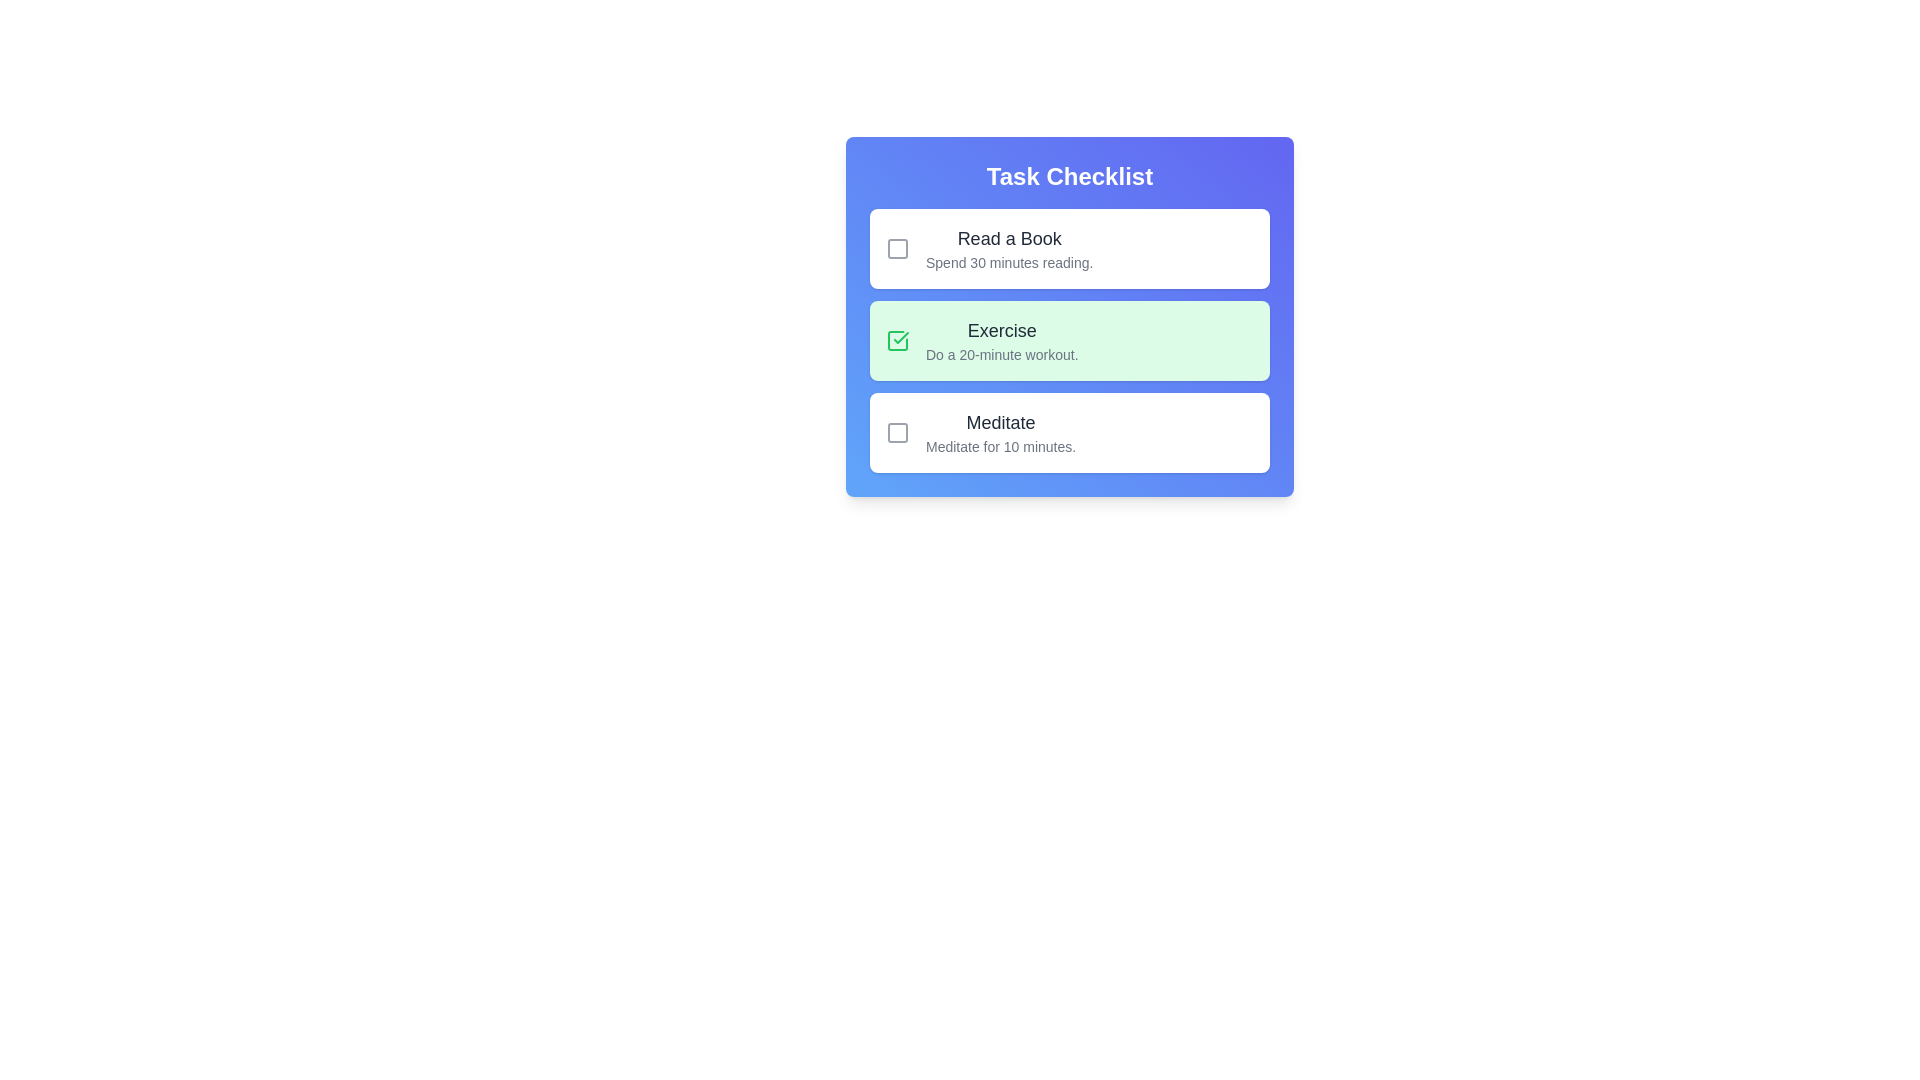 This screenshot has width=1920, height=1080. What do you see at coordinates (896, 248) in the screenshot?
I see `the checkbox icon for task Read a Book to determine its completion status` at bounding box center [896, 248].